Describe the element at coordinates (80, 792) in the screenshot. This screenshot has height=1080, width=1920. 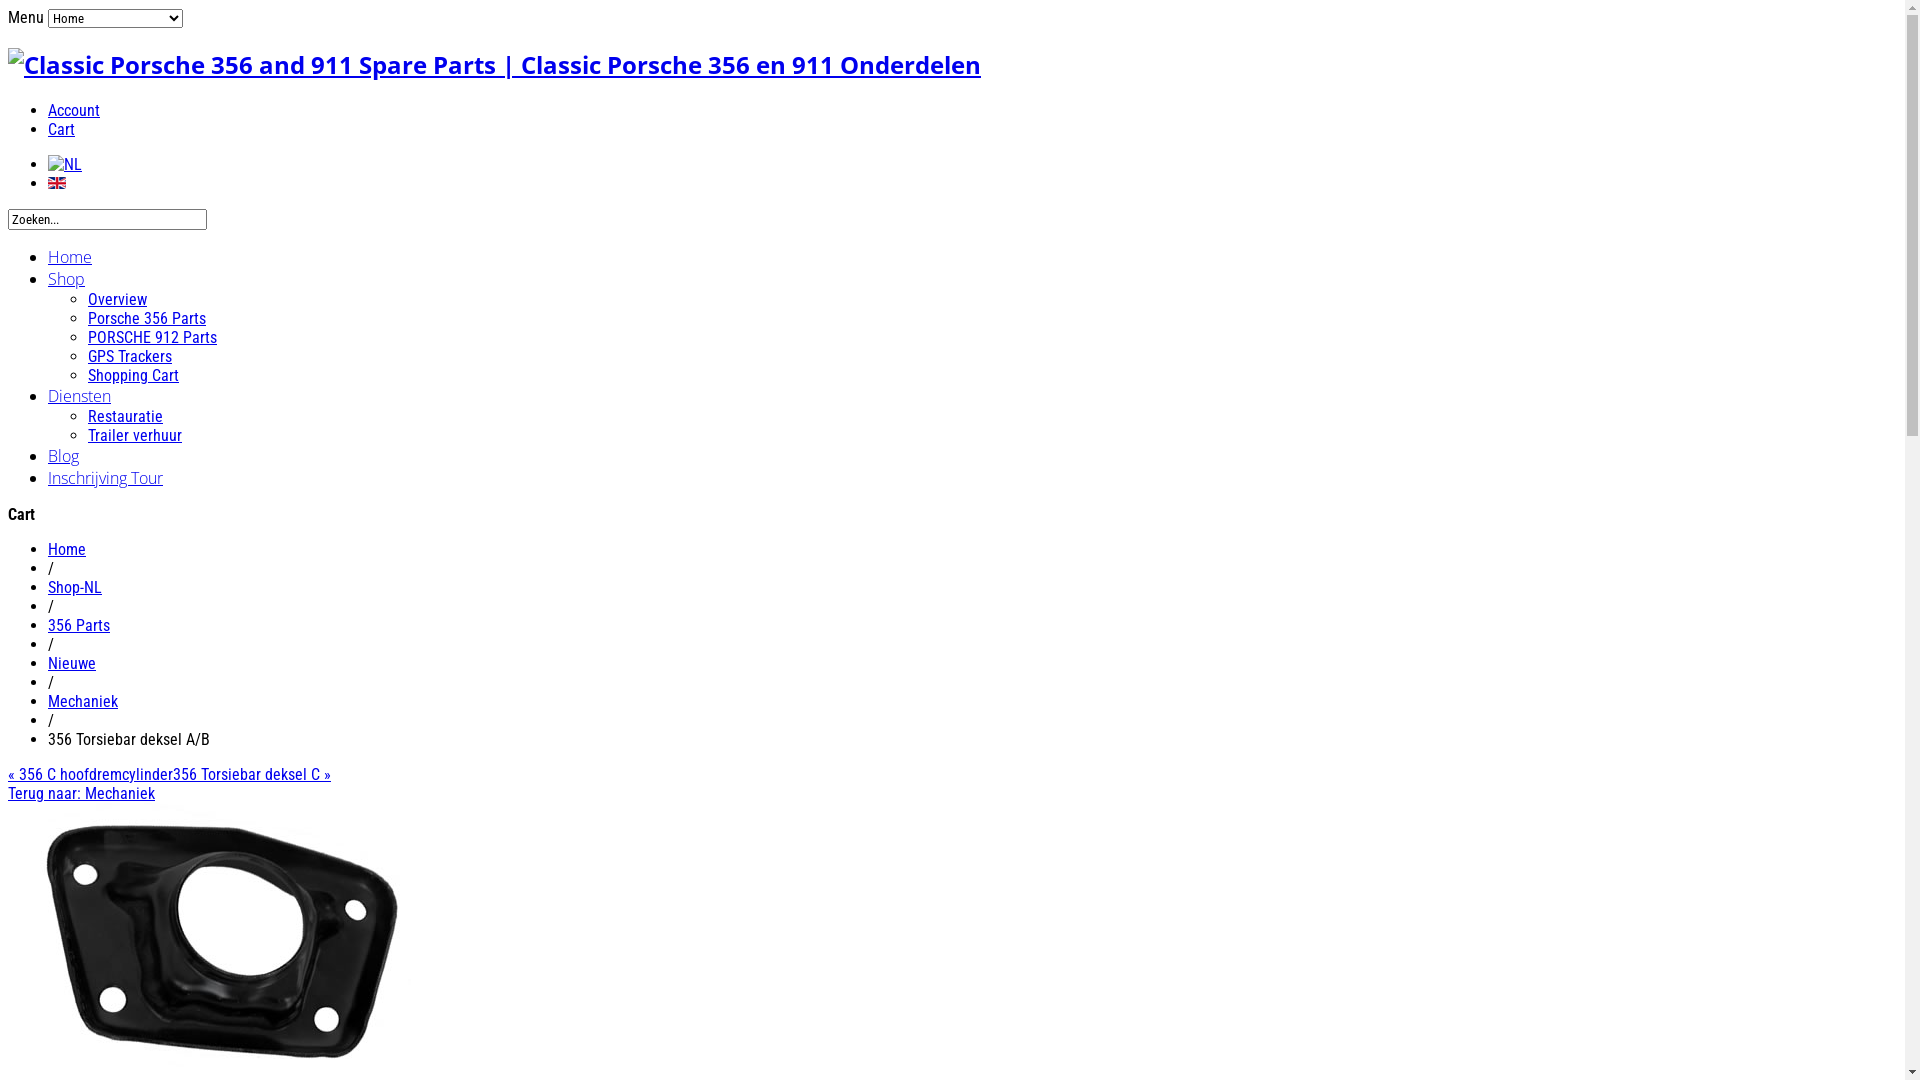
I see `'Terug naar: Mechaniek'` at that location.